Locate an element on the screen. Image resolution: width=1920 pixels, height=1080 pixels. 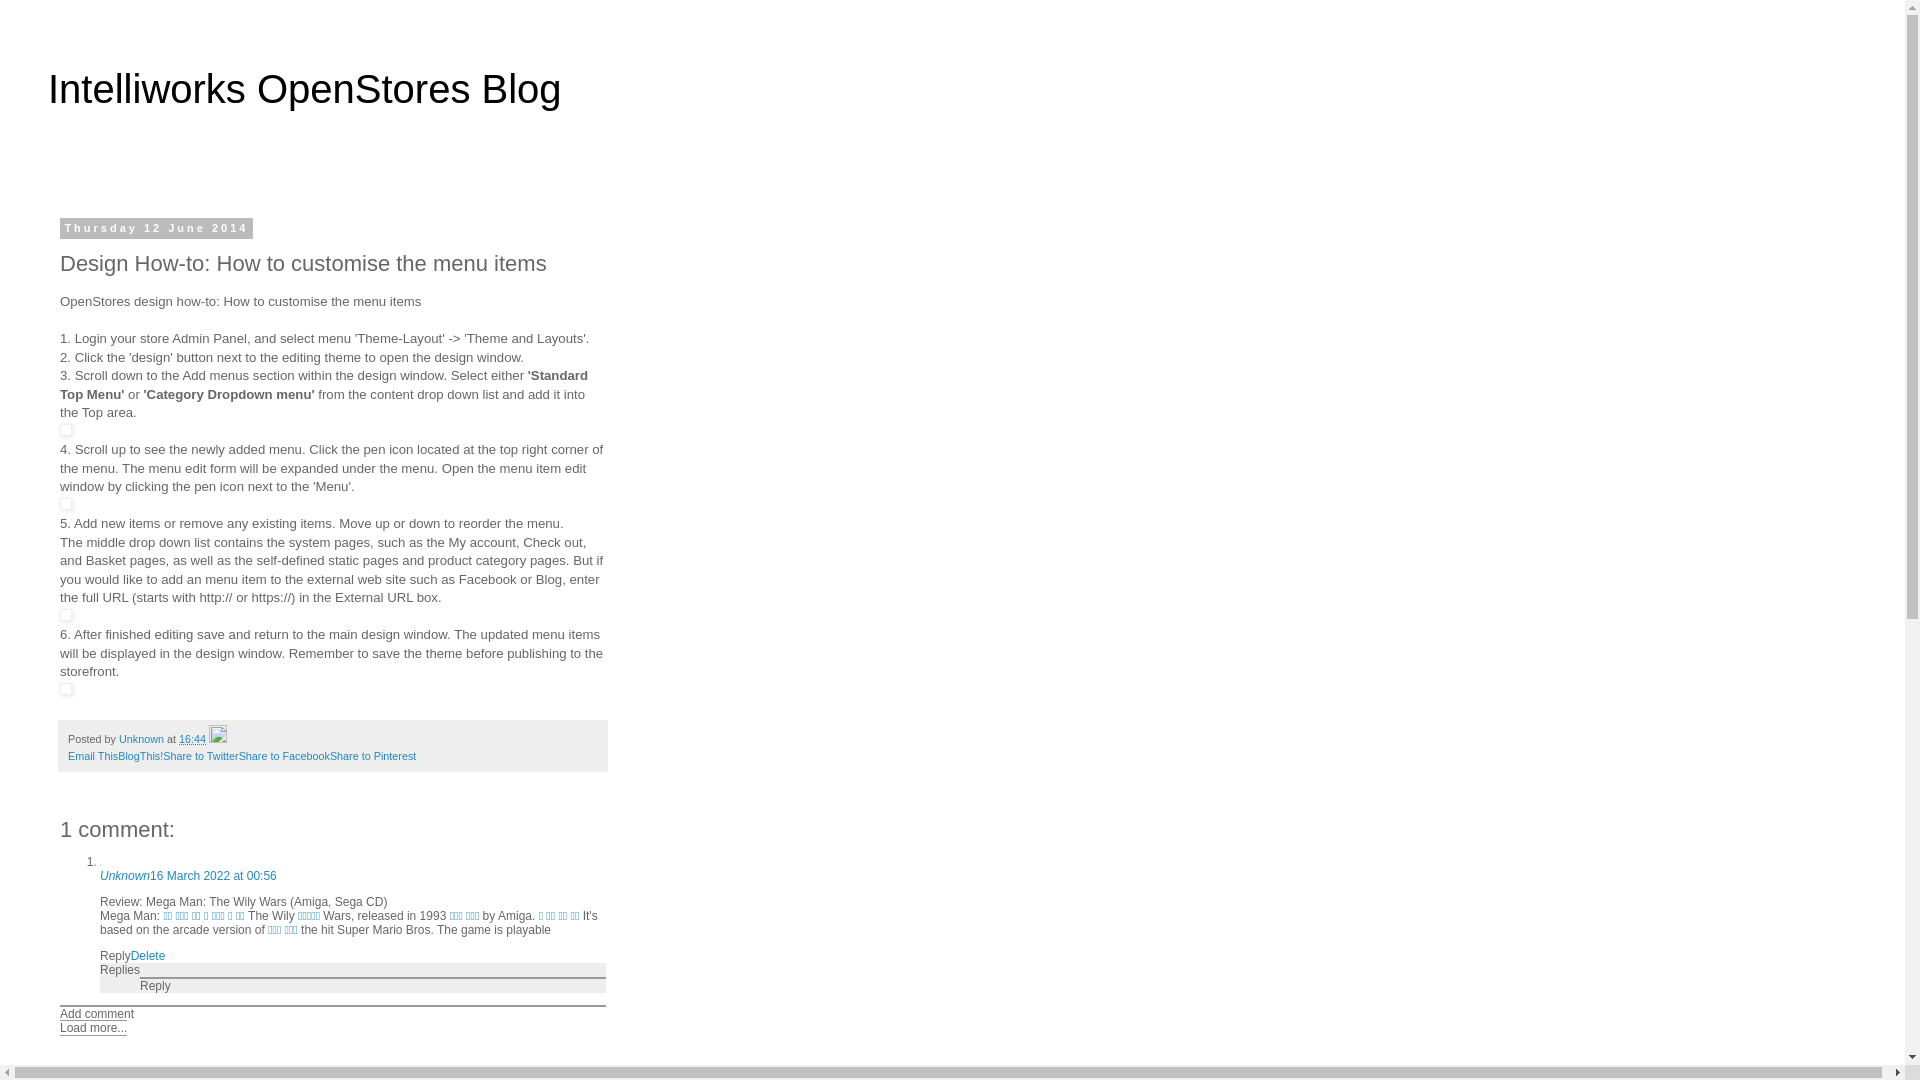
'Intelliworks OpenStores Blog' is located at coordinates (304, 87).